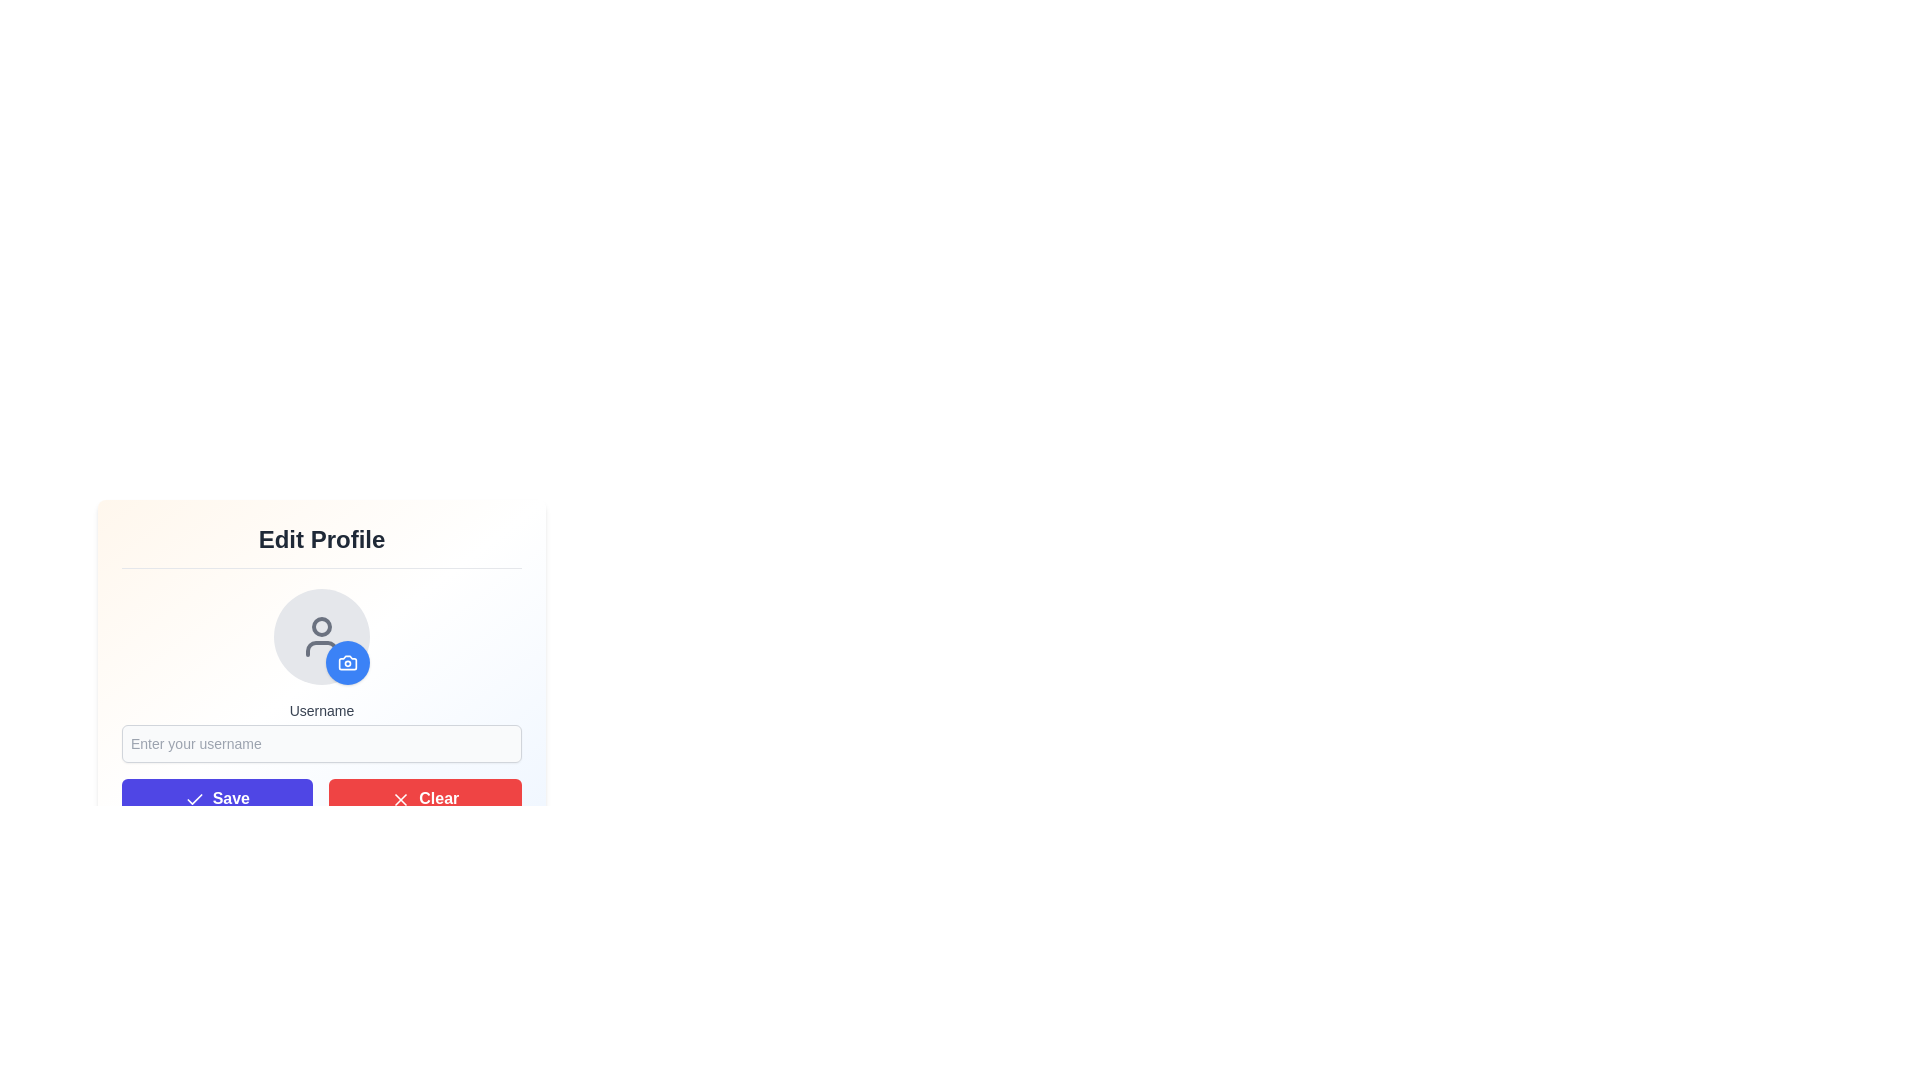 The height and width of the screenshot is (1080, 1920). Describe the element at coordinates (347, 663) in the screenshot. I see `the camera icon located within the blue circular button at the lower-right corner of the circular avatar image to initiate an upload action` at that location.